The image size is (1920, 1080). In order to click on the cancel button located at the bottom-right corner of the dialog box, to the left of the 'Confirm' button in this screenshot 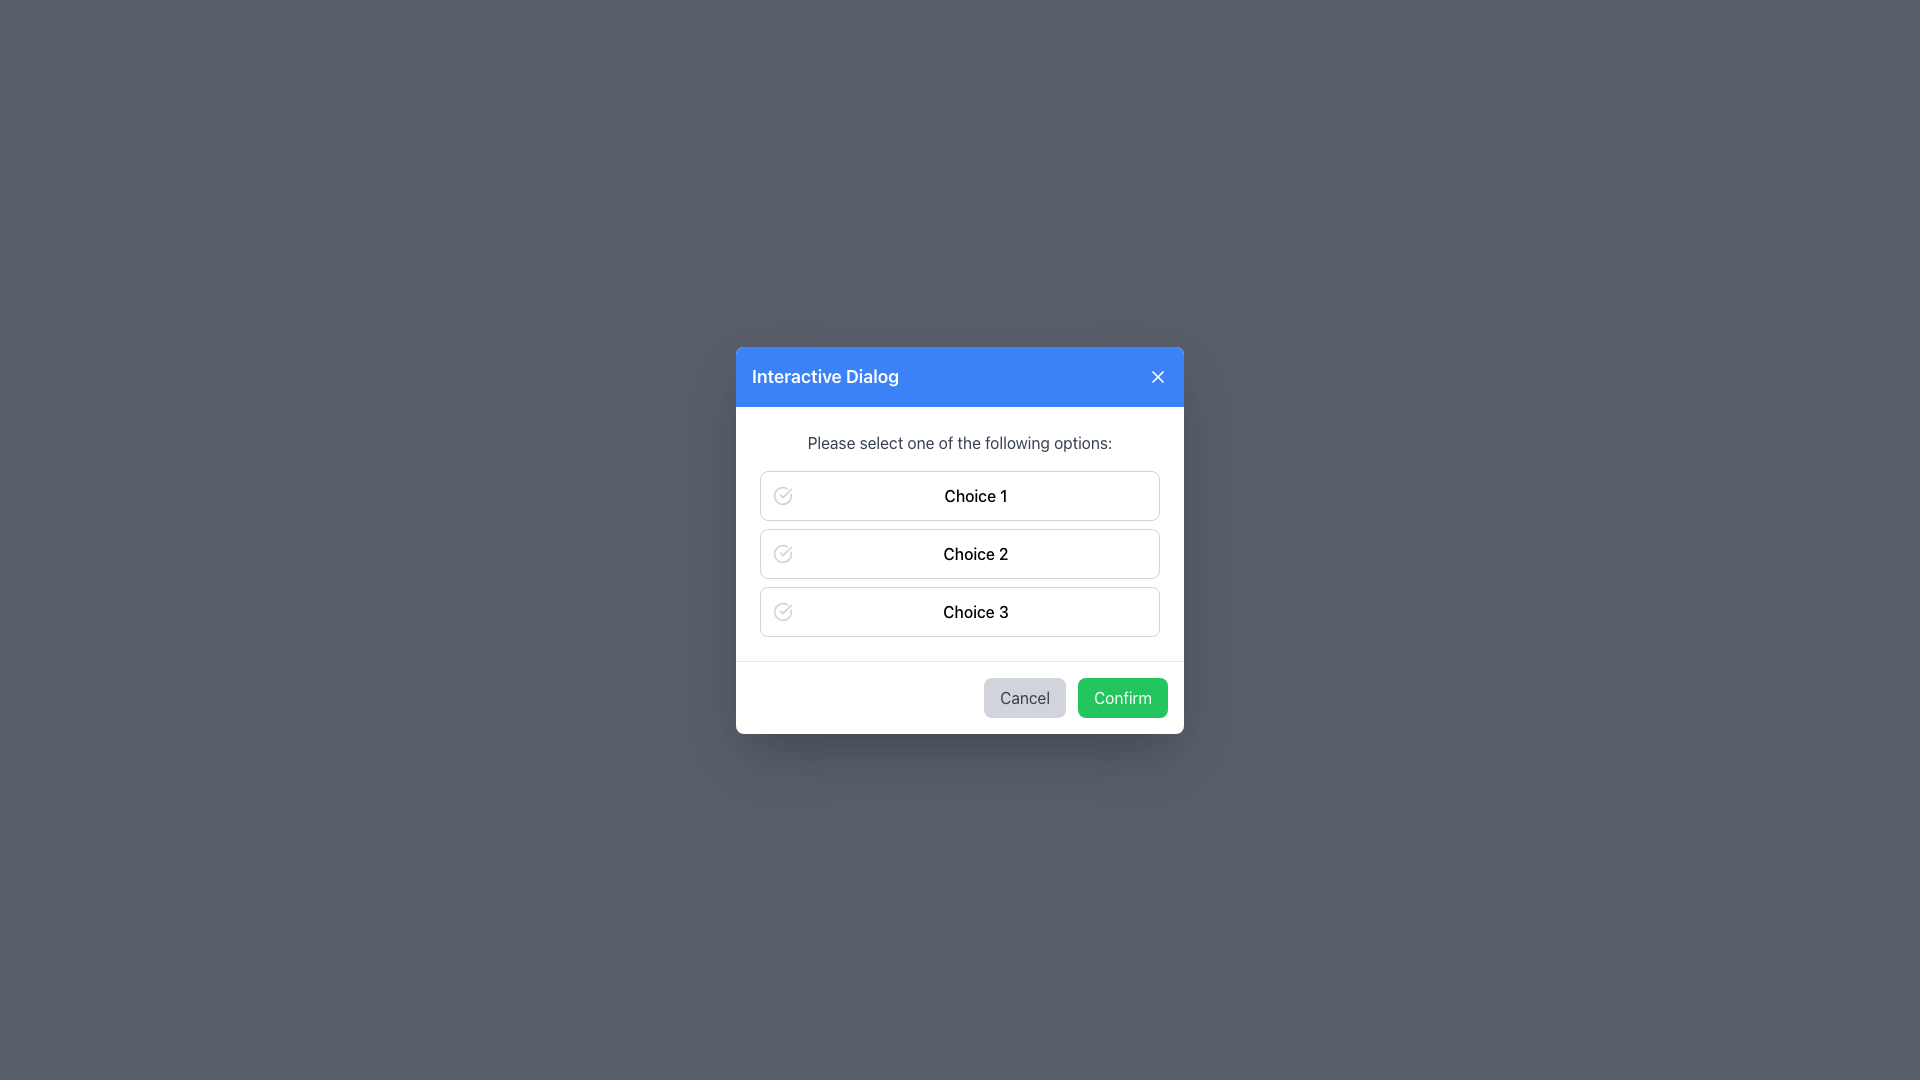, I will do `click(1025, 696)`.